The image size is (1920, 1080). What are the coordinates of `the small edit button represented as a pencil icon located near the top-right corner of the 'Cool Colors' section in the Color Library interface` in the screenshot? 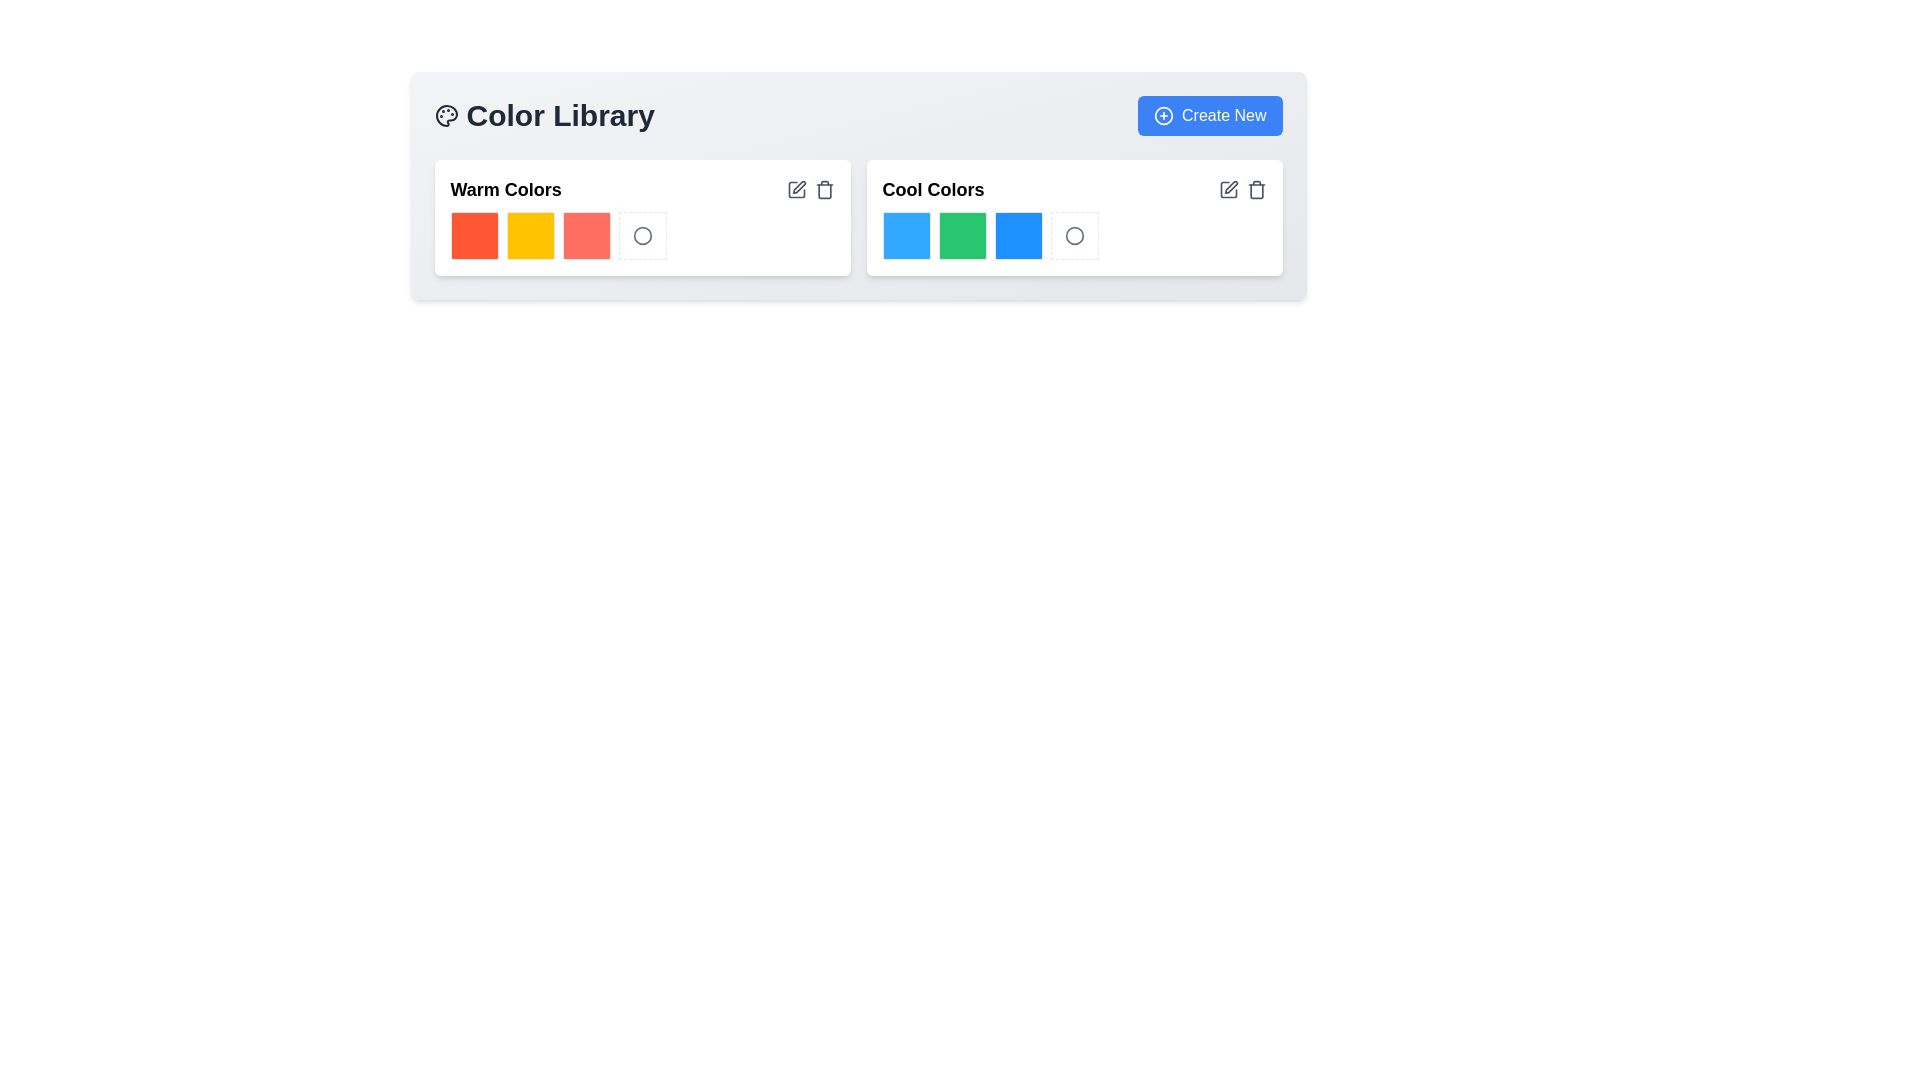 It's located at (1229, 187).